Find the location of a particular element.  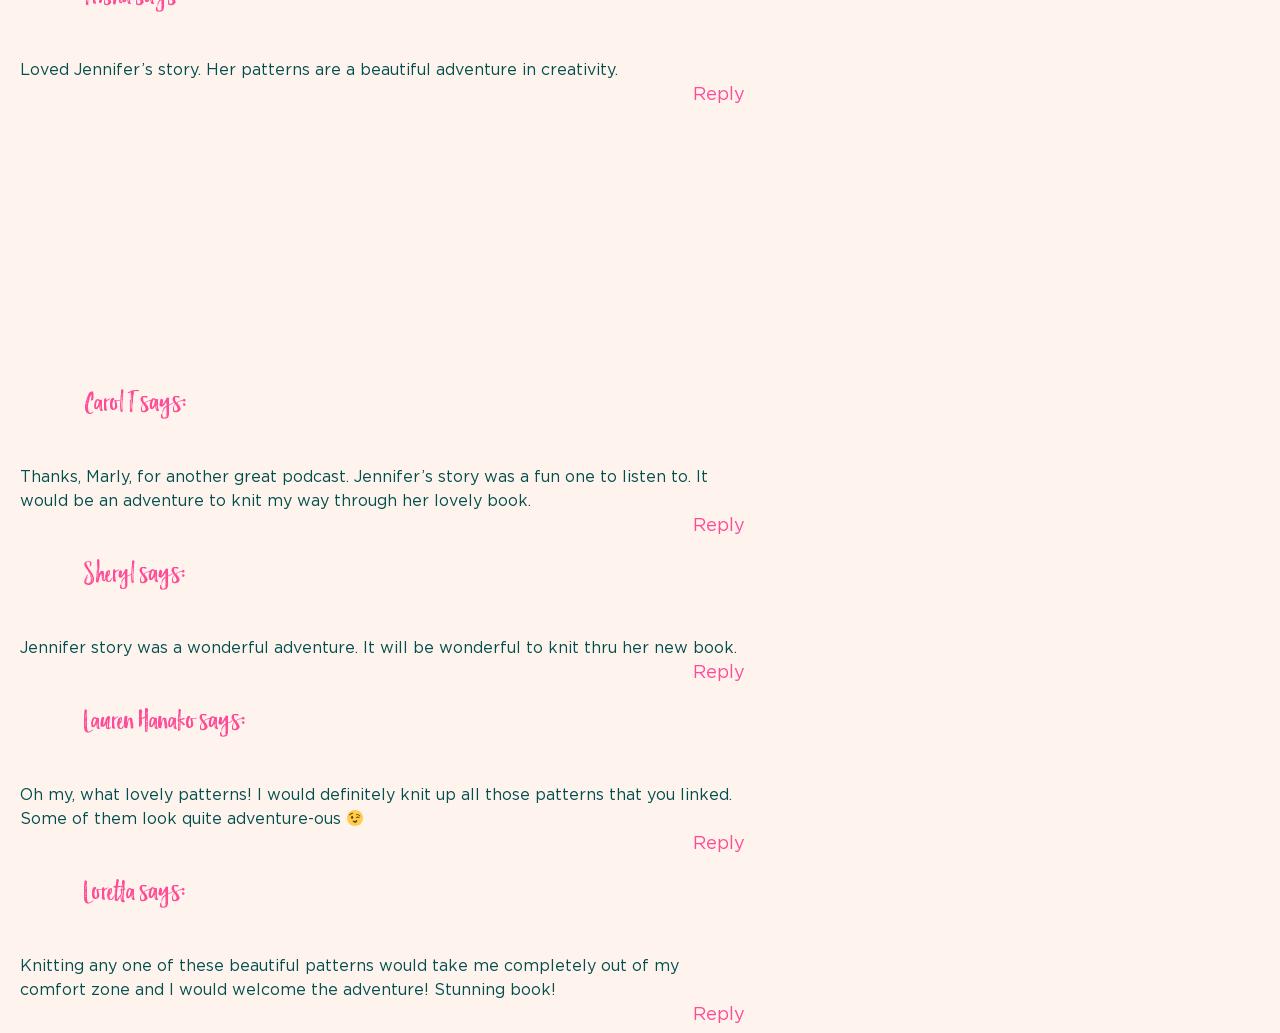

'Loretta' is located at coordinates (108, 892).